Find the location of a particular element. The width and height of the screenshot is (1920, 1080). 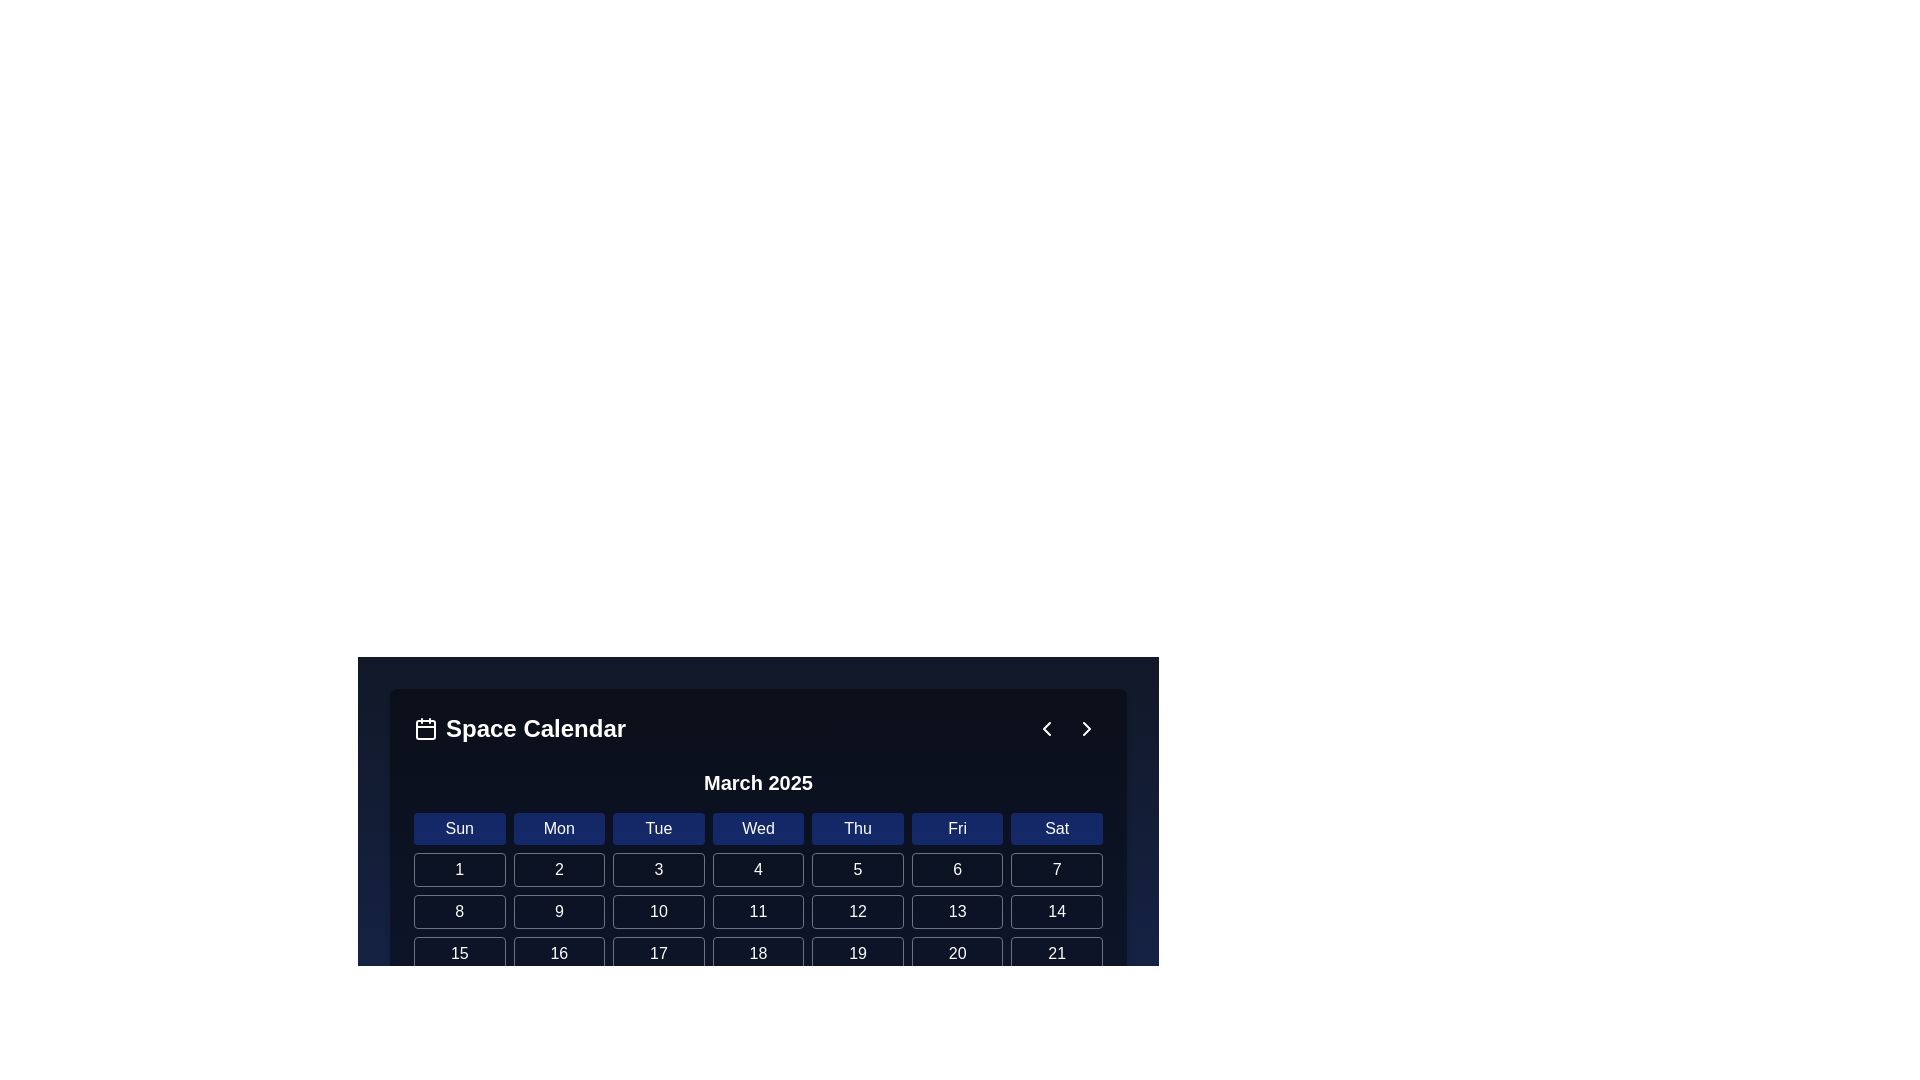

the rectangular button displaying '8' with a dark background and gray border, located in the first column of the second week of the month is located at coordinates (458, 911).